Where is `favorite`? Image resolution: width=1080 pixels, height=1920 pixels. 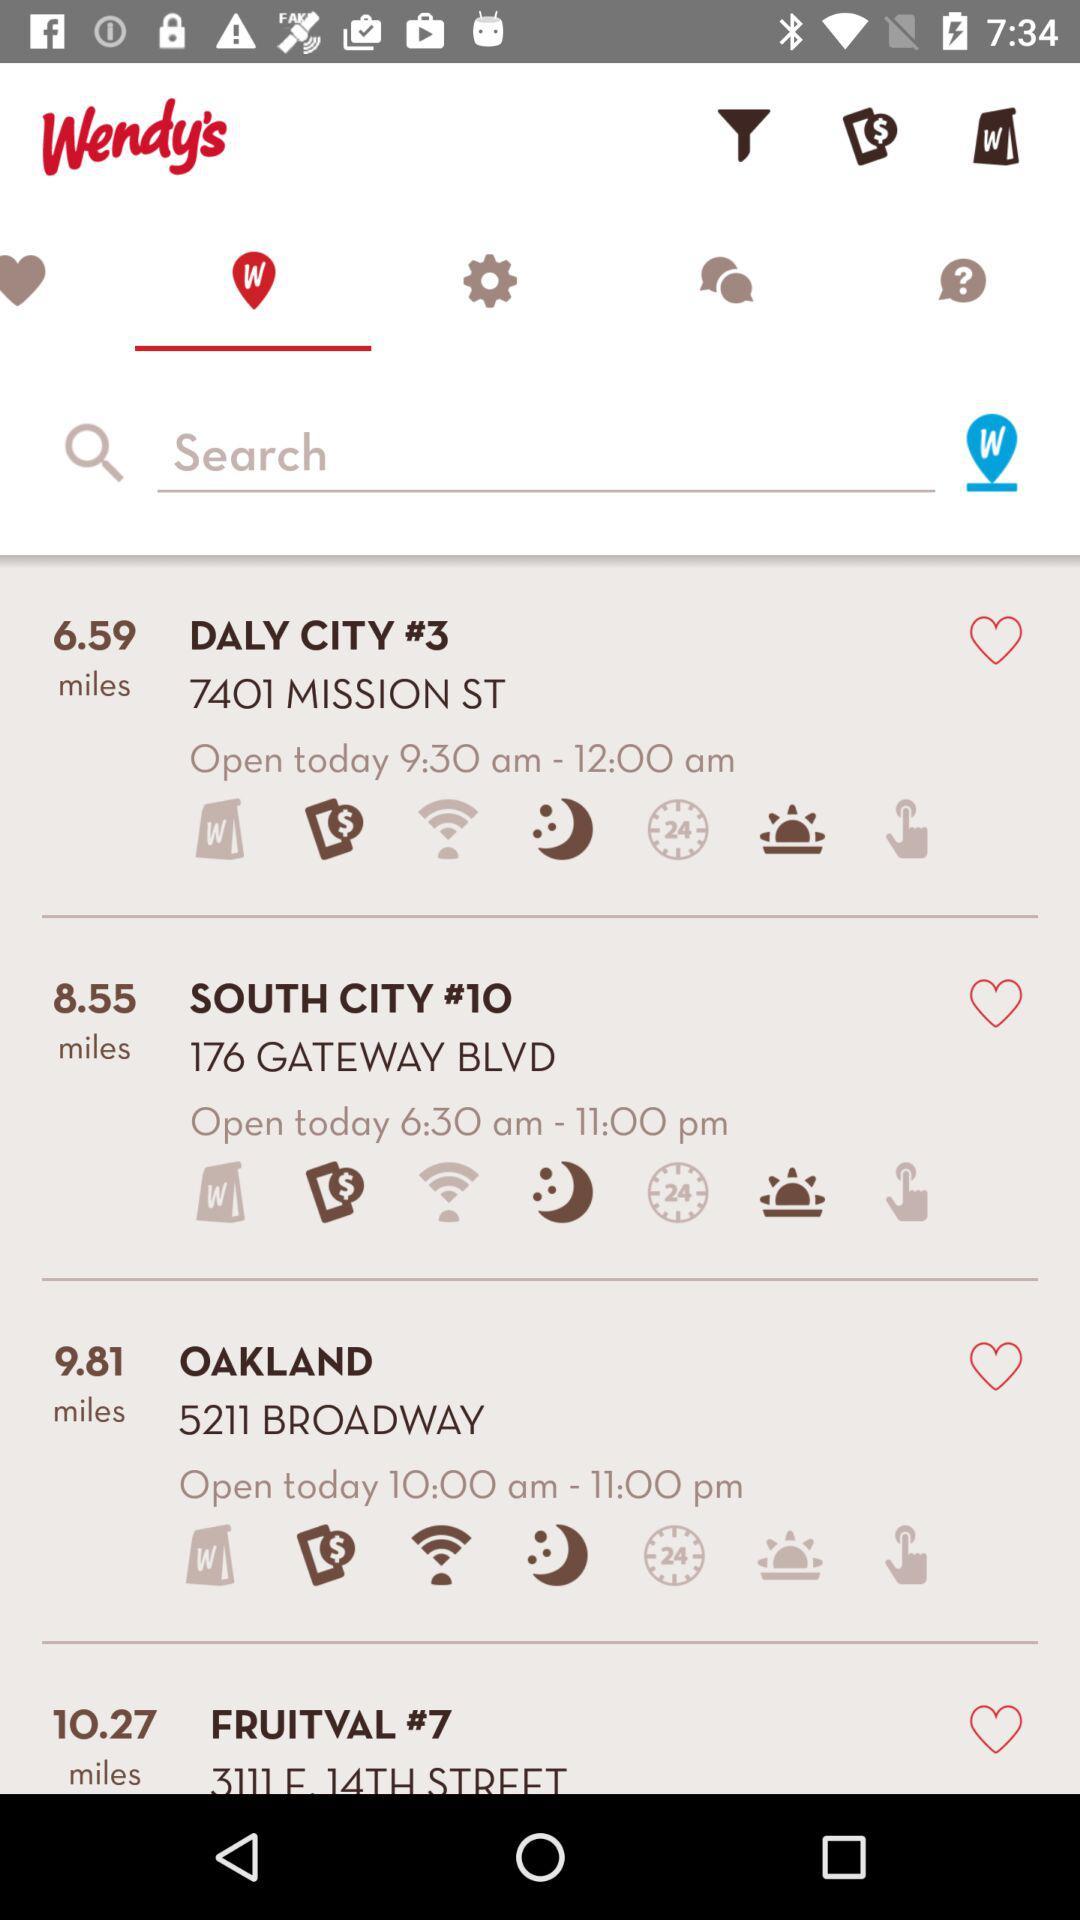 favorite is located at coordinates (995, 637).